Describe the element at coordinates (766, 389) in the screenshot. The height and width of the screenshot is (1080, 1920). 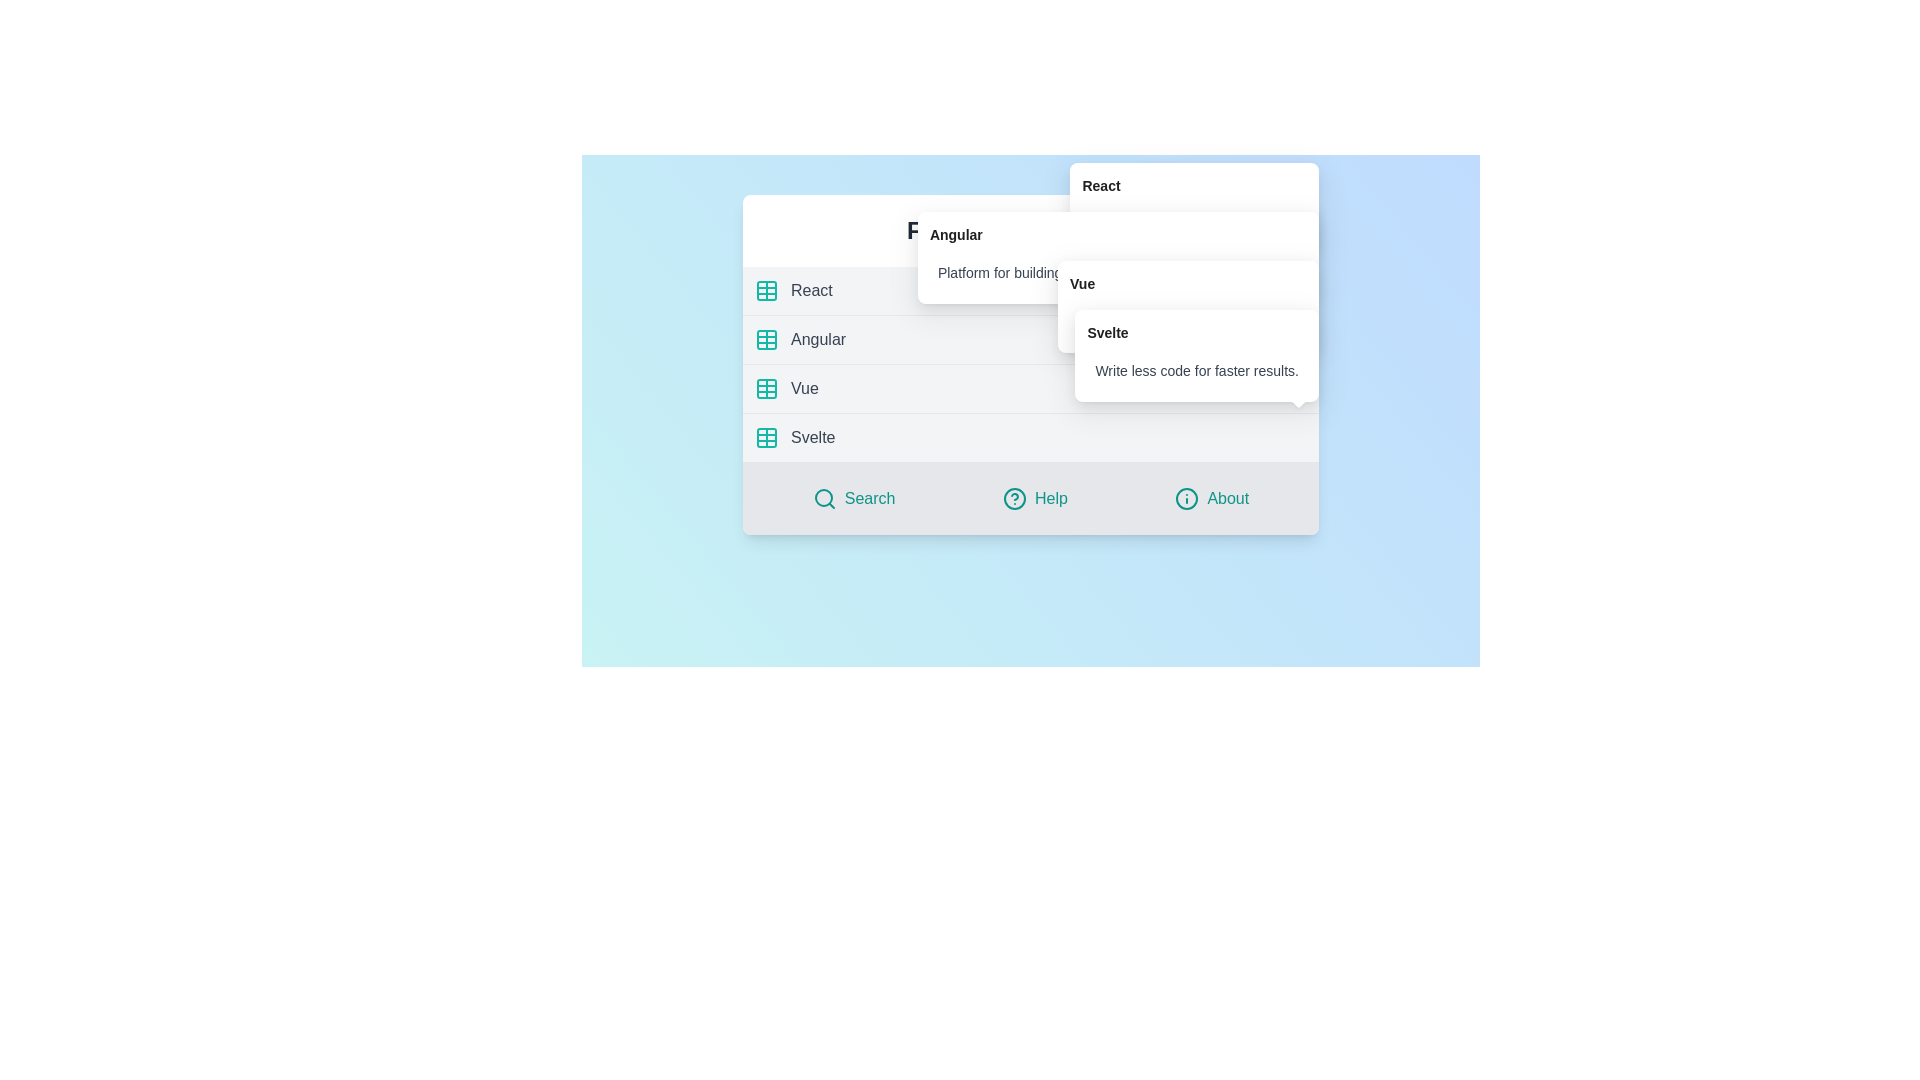
I see `the first icon in the 'Vue' row, which resembles a table grid with a teal outline` at that location.